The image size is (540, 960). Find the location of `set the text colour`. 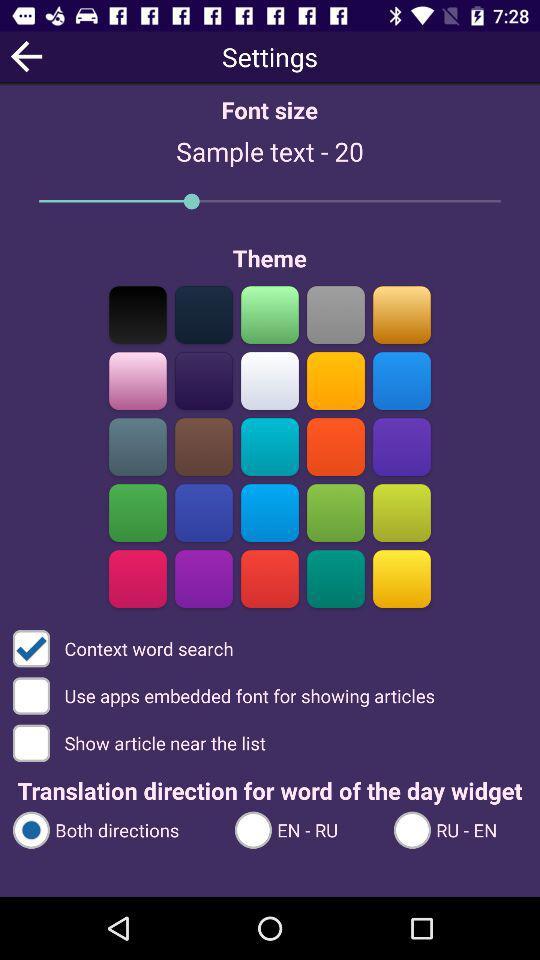

set the text colour is located at coordinates (137, 380).